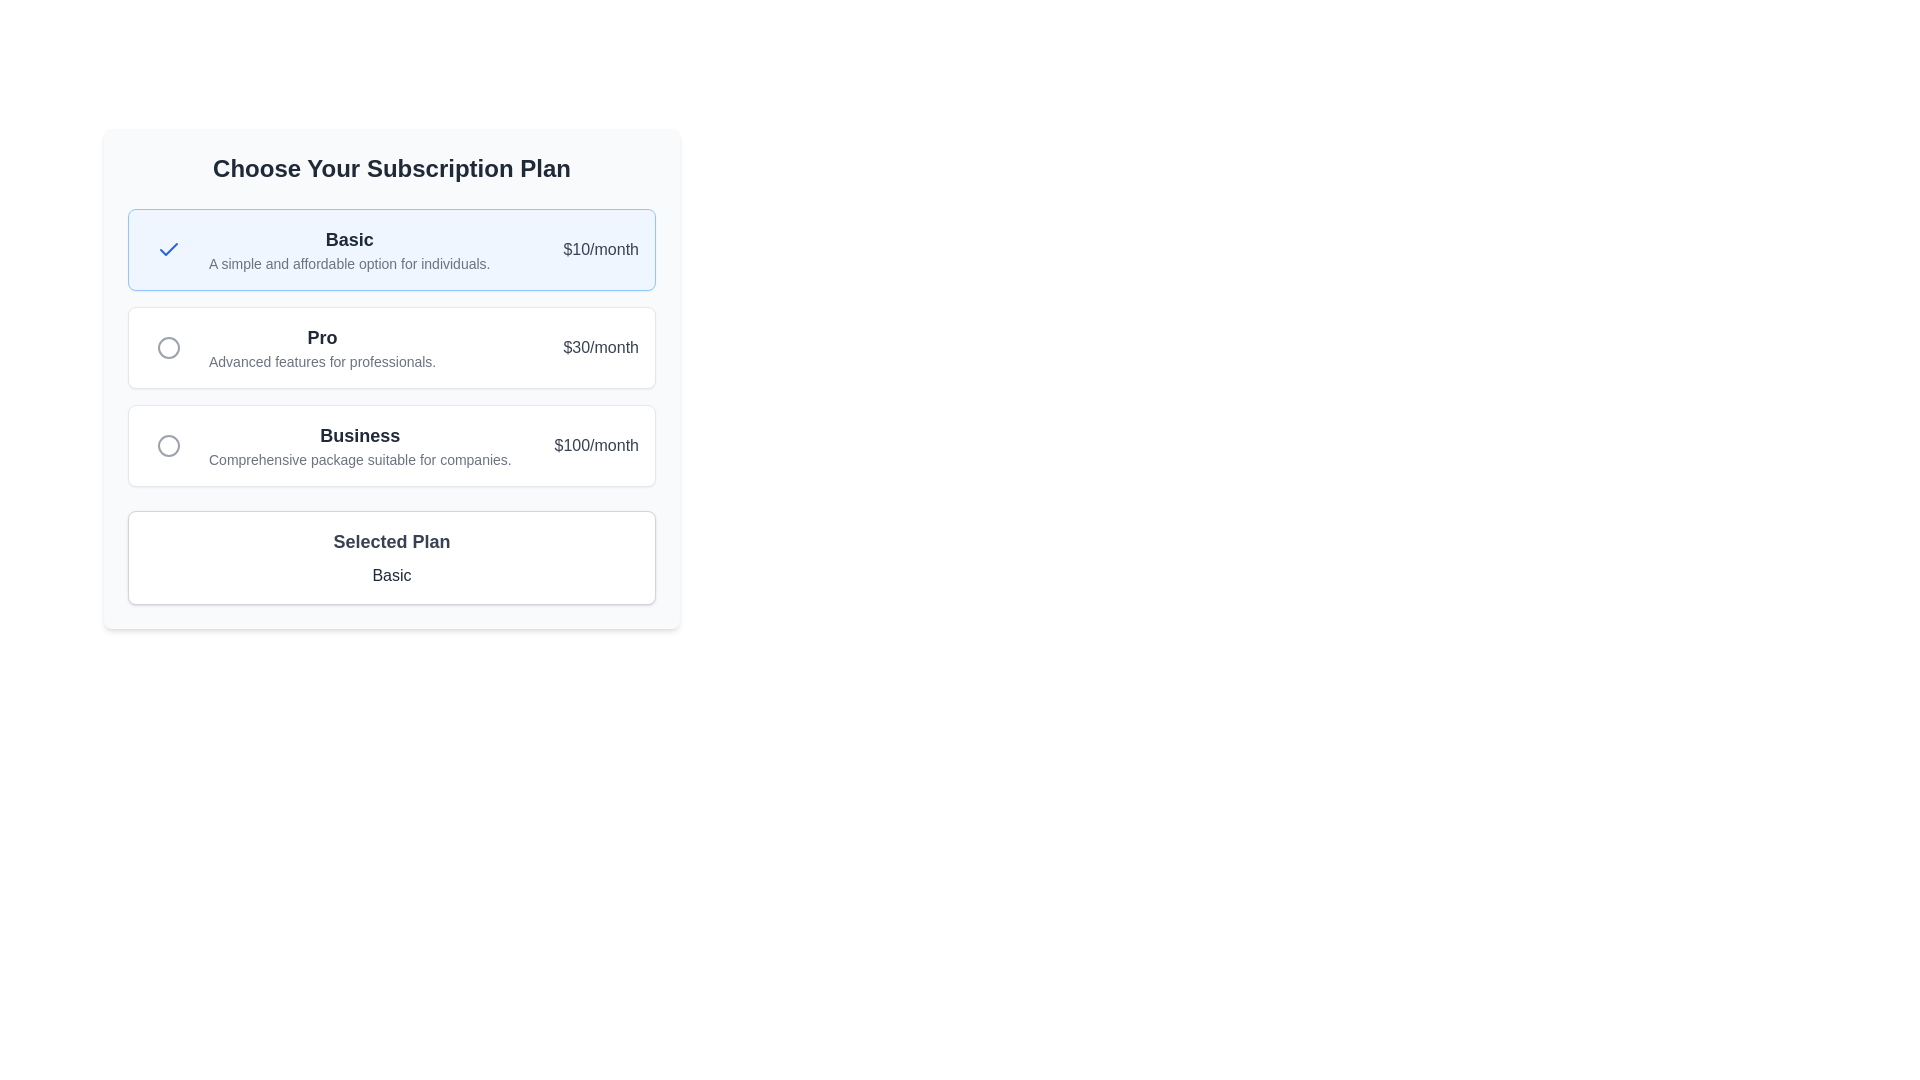  Describe the element at coordinates (322, 362) in the screenshot. I see `the descriptive text of the 'Pro' subscription plan located below the 'Pro' header` at that location.